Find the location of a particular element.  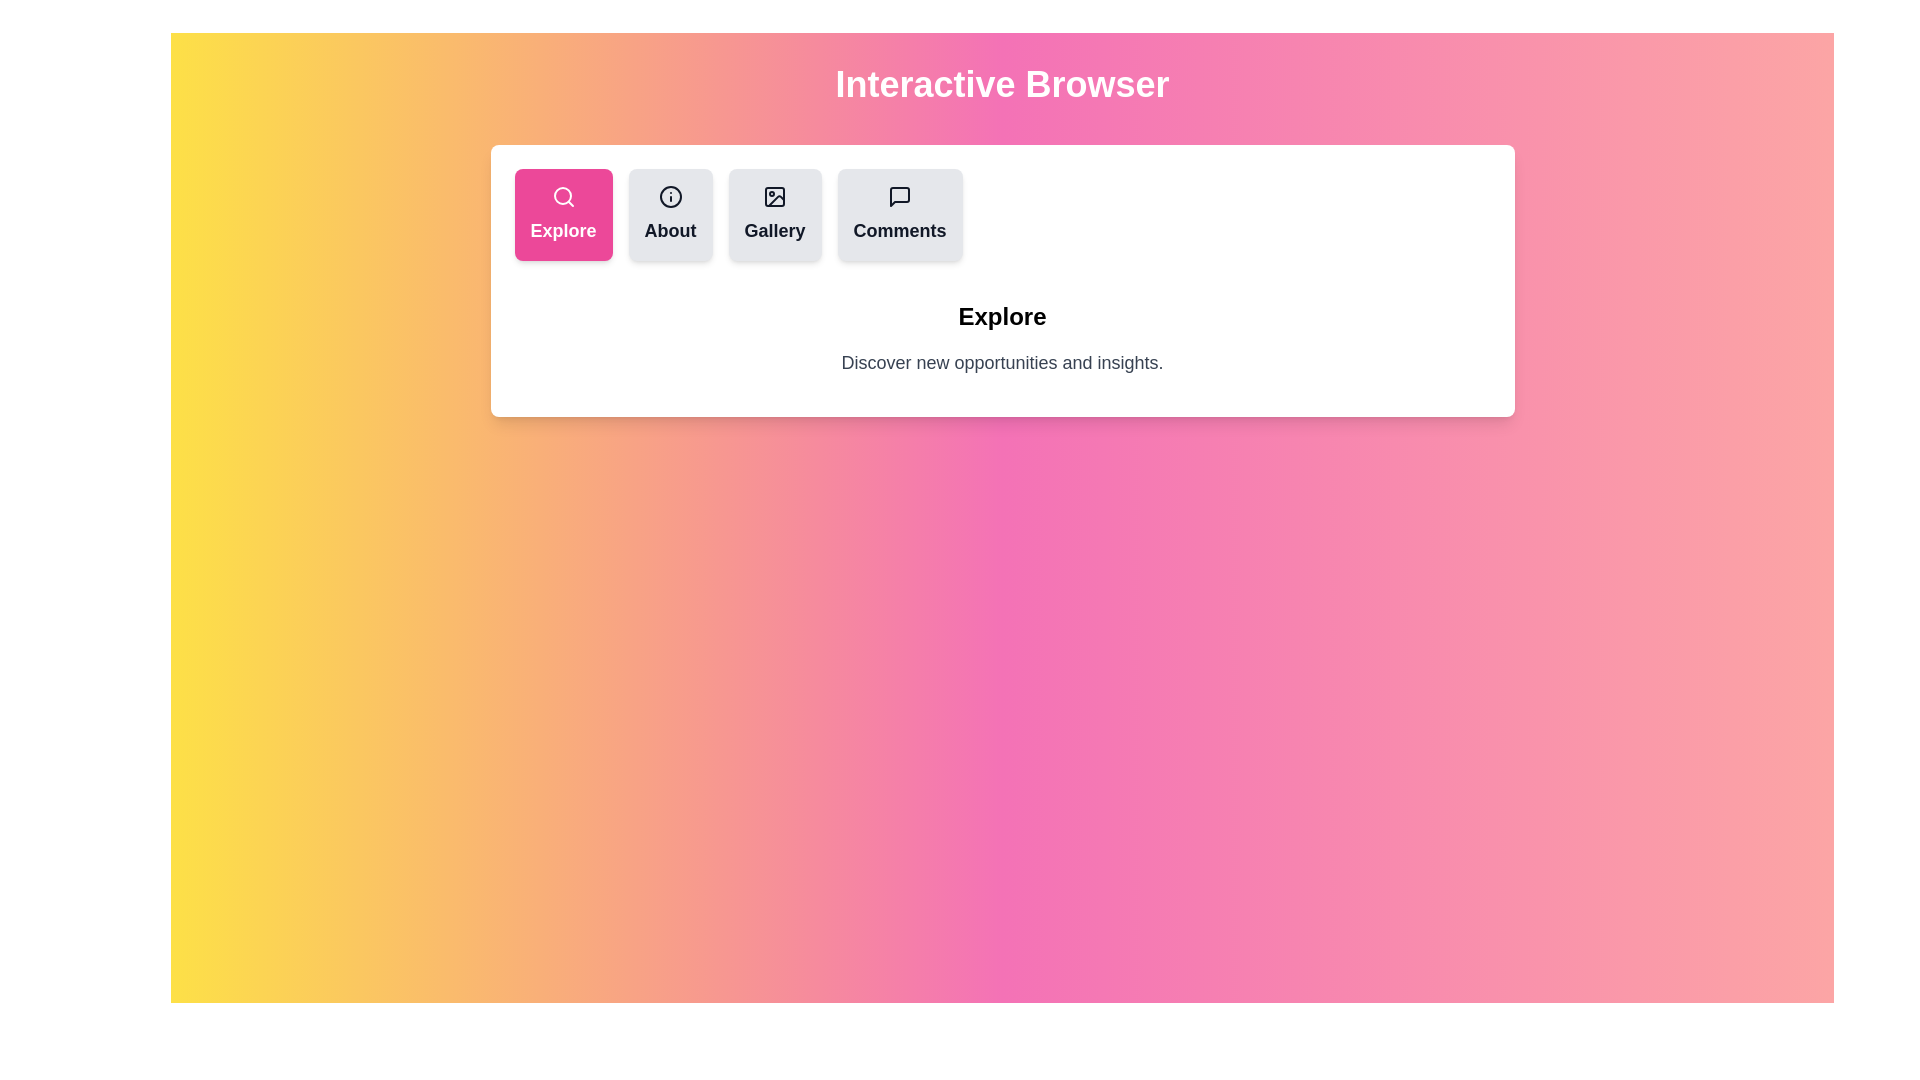

the tab button labeled Comments to observe the visual feedback effect is located at coordinates (899, 215).